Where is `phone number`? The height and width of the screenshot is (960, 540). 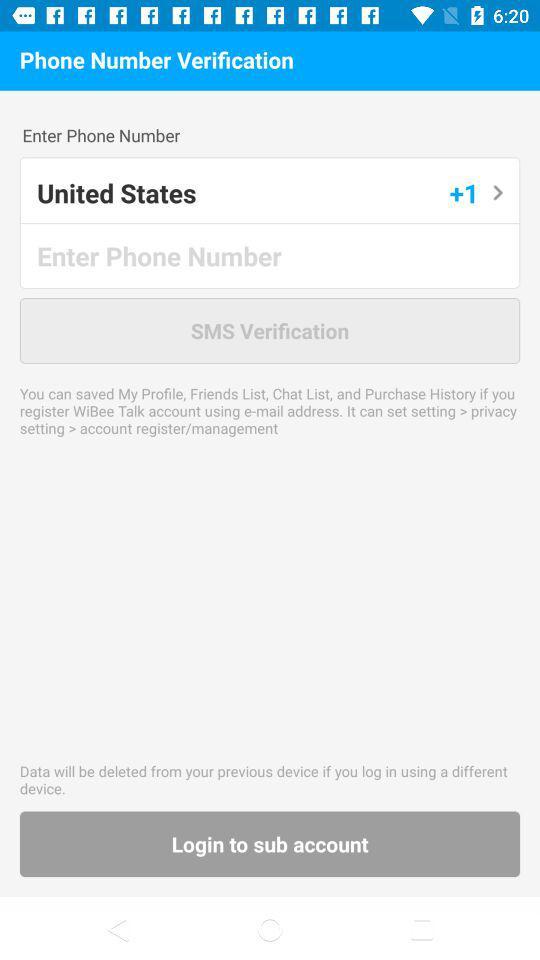
phone number is located at coordinates (270, 254).